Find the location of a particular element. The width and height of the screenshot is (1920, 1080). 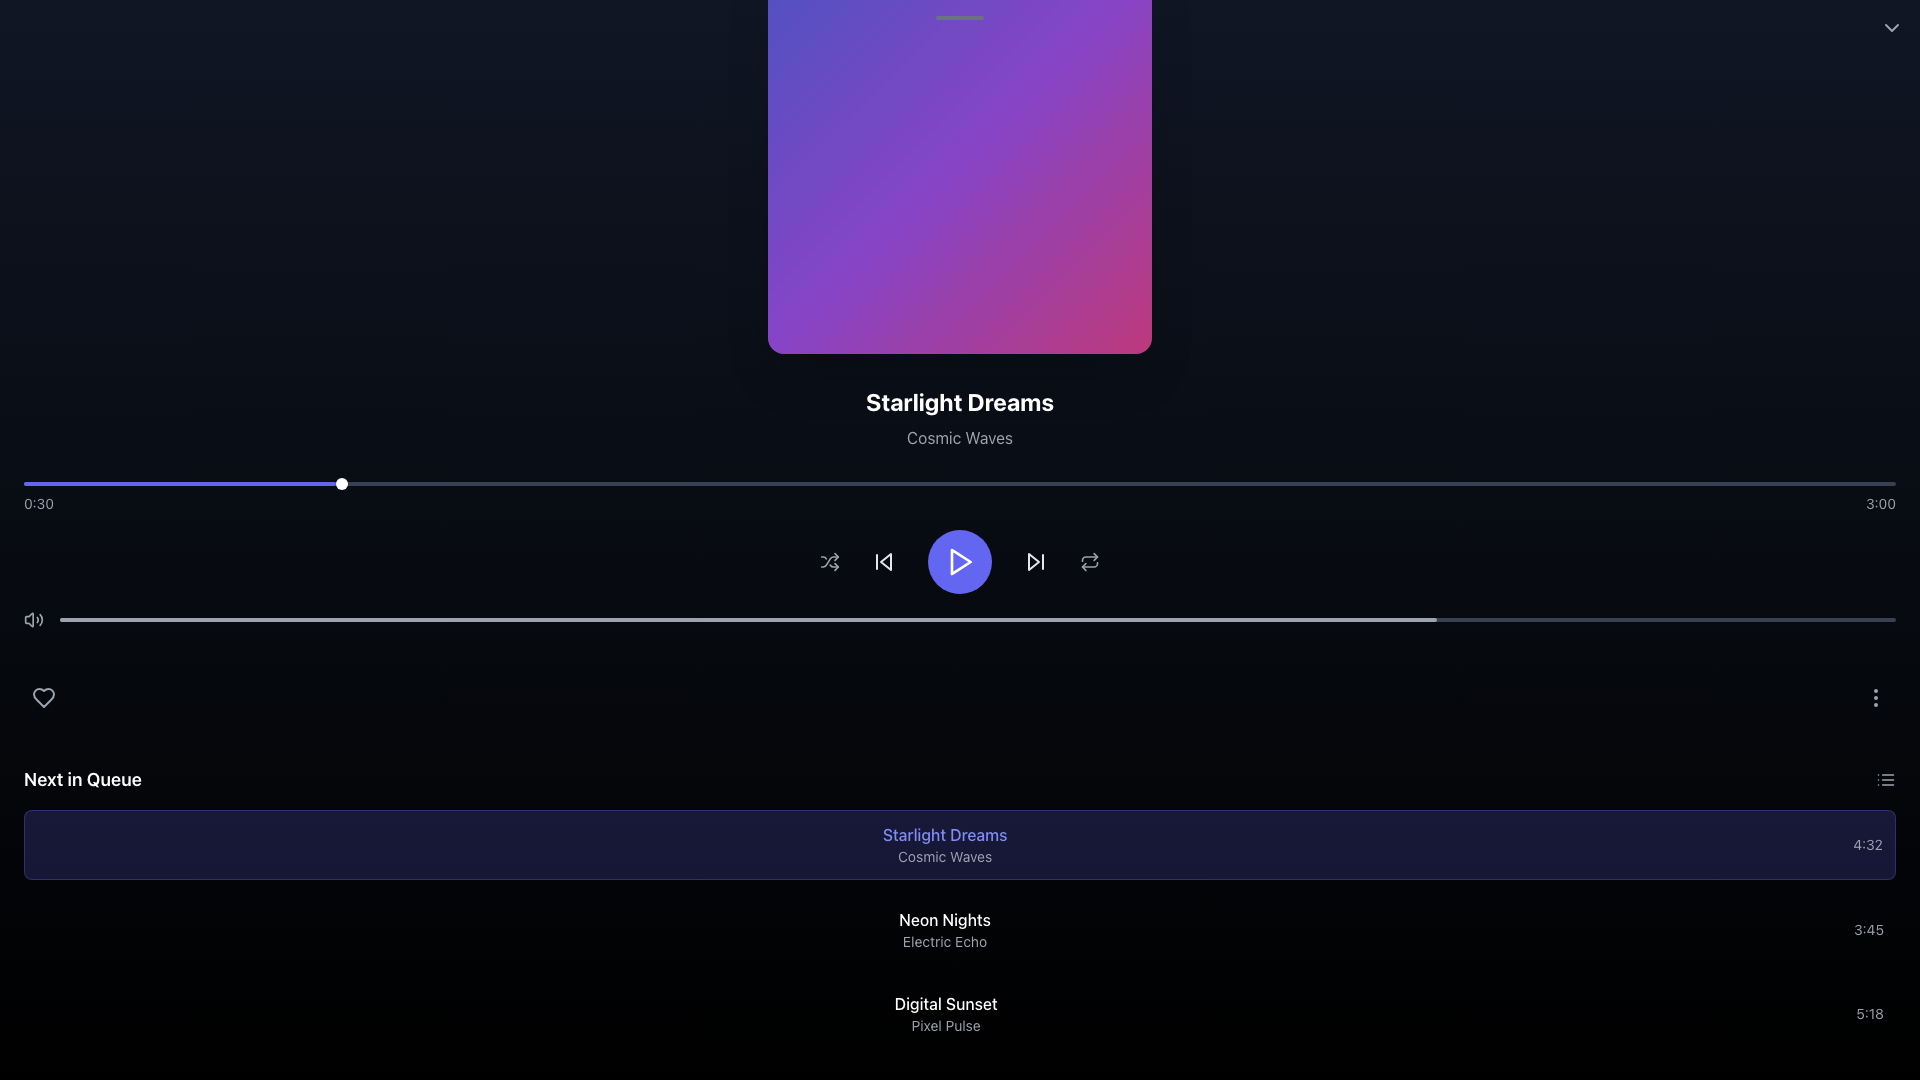

the 'Play' button located at the center of the playback controls is located at coordinates (961, 562).